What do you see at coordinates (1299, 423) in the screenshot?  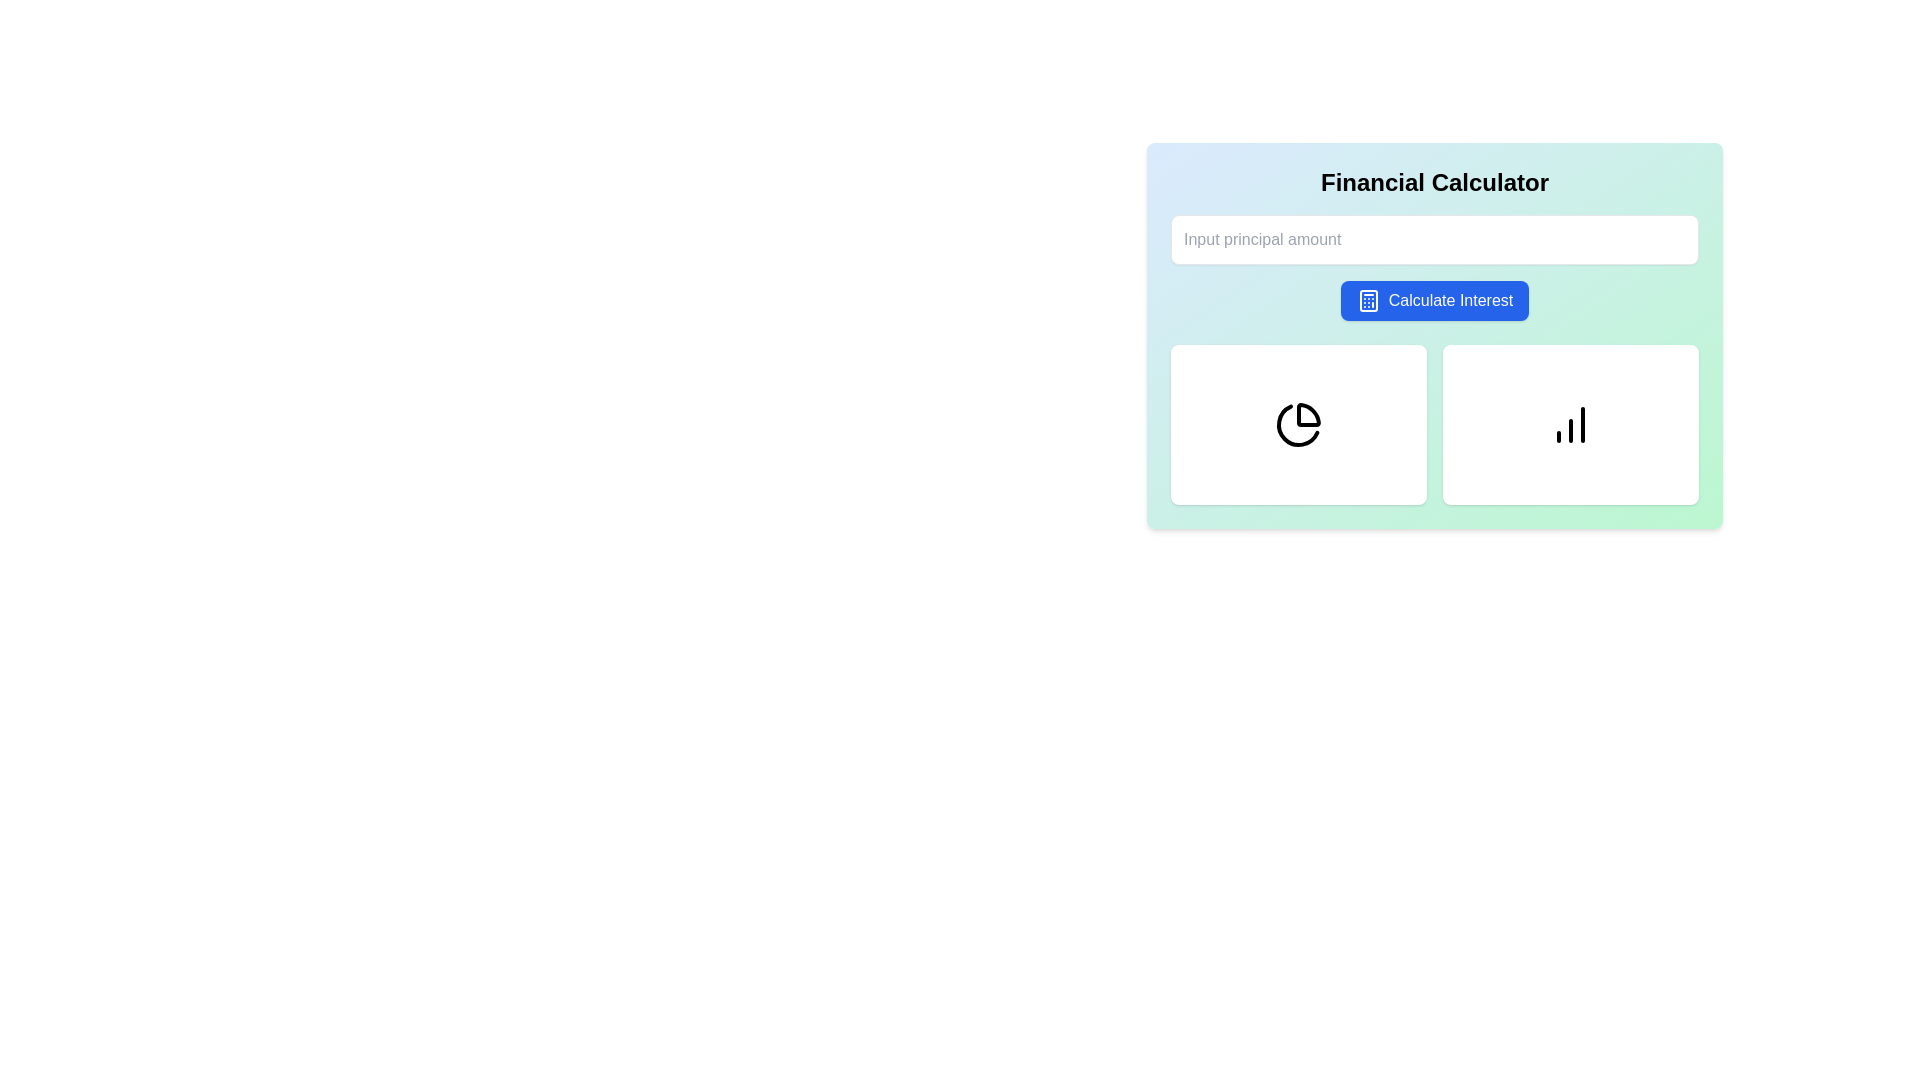 I see `the pie chart icon in the financial calculator interface, which is the first icon located in the left section of the bottom row beneath the 'Calculate Interest' button` at bounding box center [1299, 423].